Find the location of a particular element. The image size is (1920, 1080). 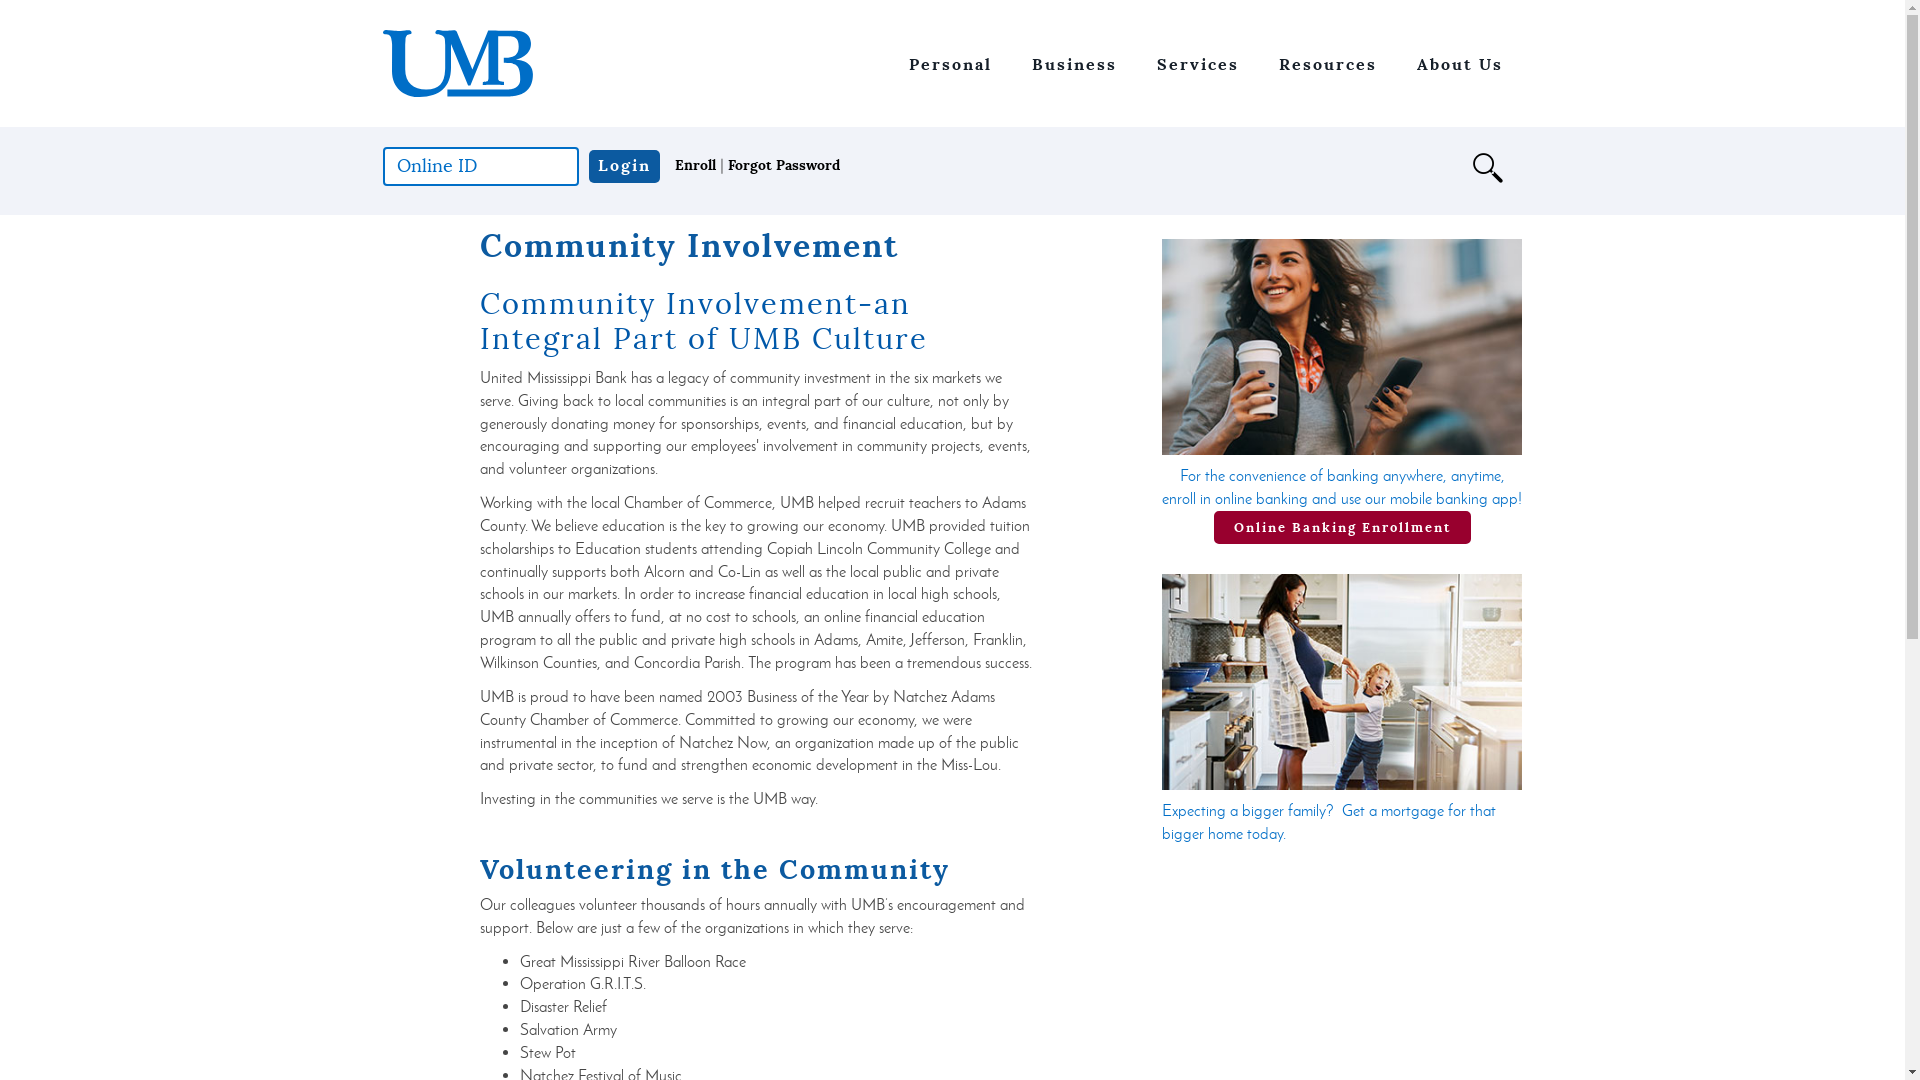

'Login' is located at coordinates (622, 165).